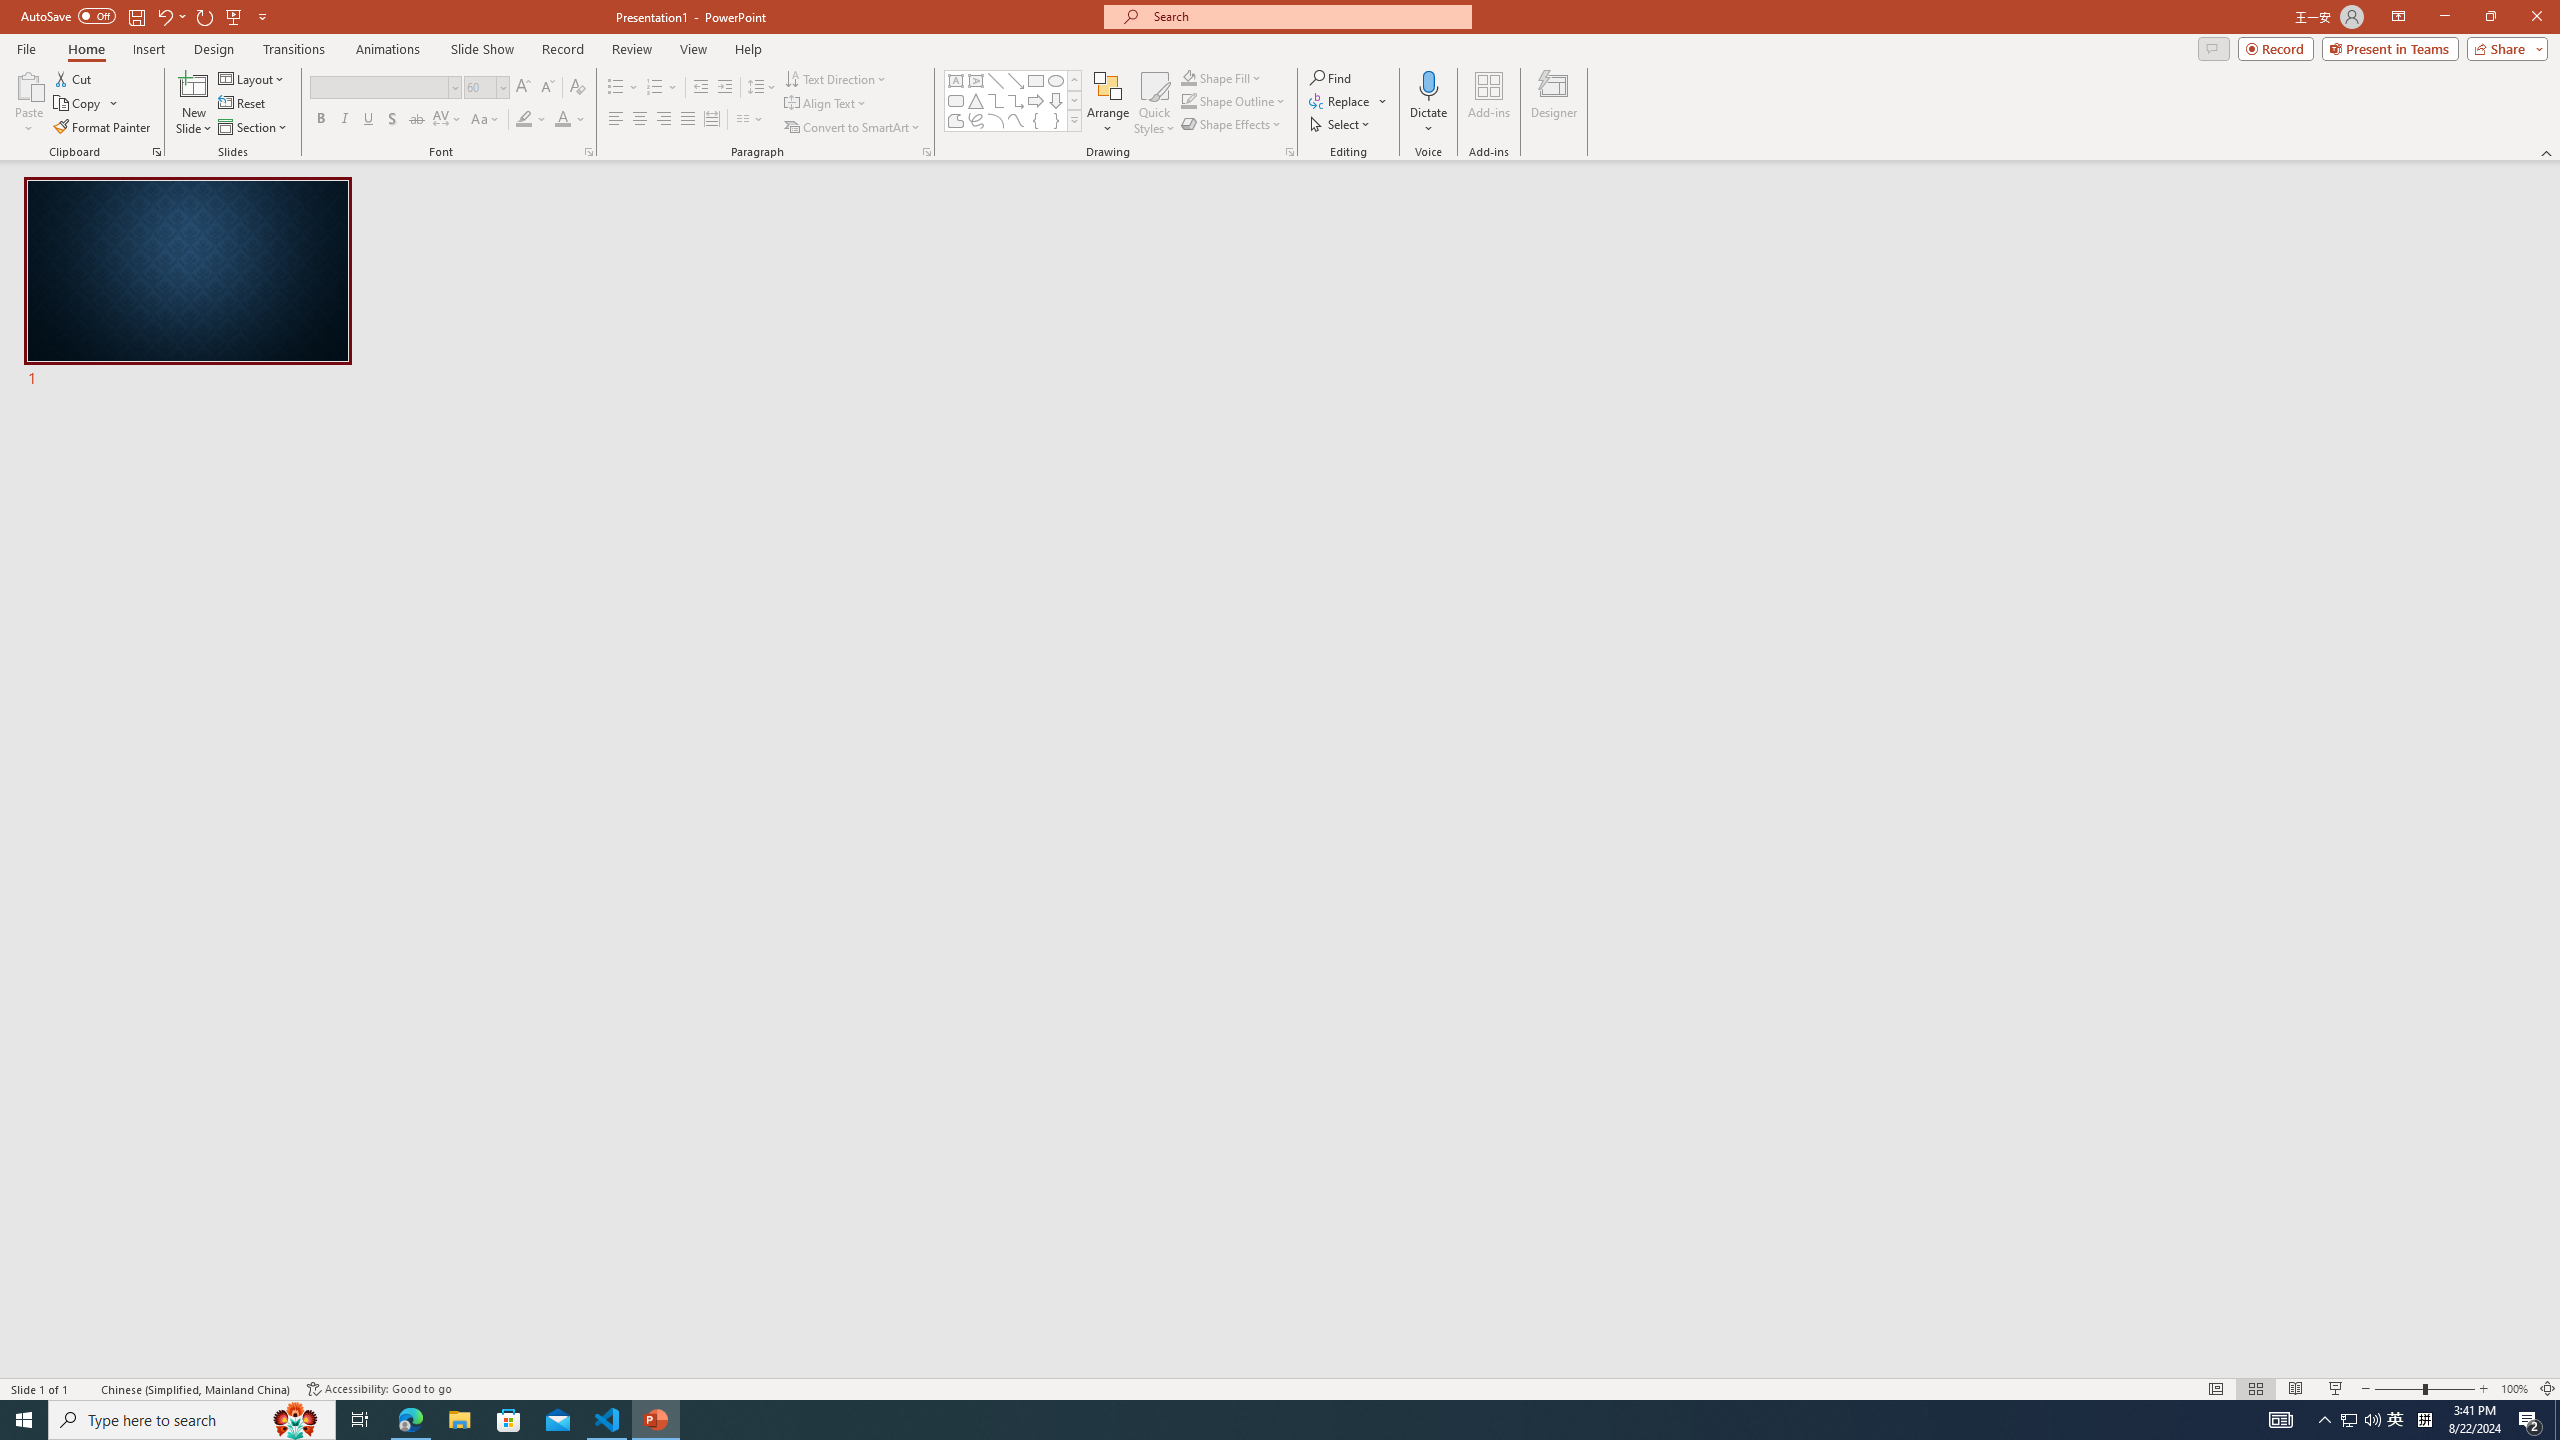  What do you see at coordinates (530, 118) in the screenshot?
I see `'Text Highlight Color'` at bounding box center [530, 118].